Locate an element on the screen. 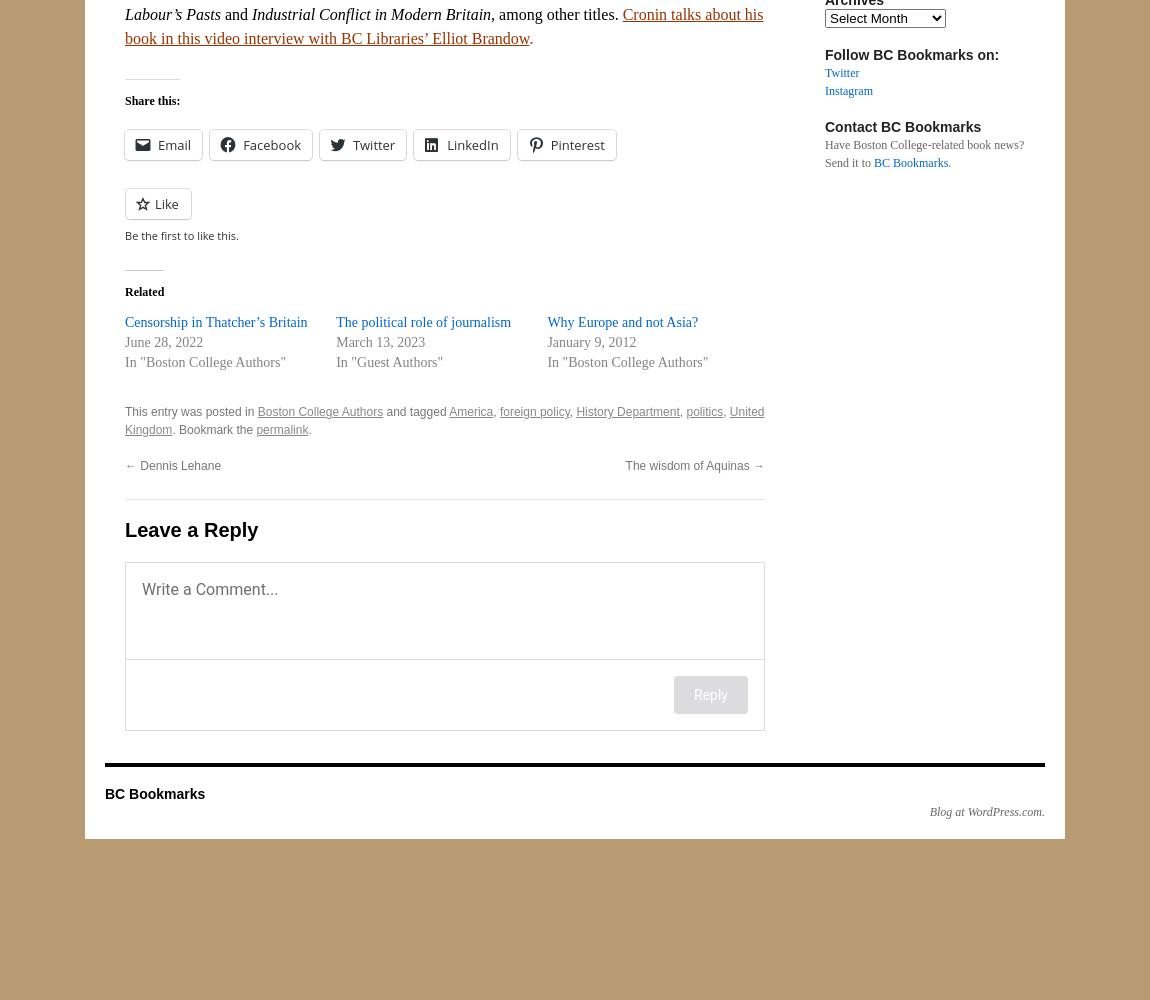 The width and height of the screenshot is (1150, 1000). 'Dennis Lehane' is located at coordinates (178, 465).